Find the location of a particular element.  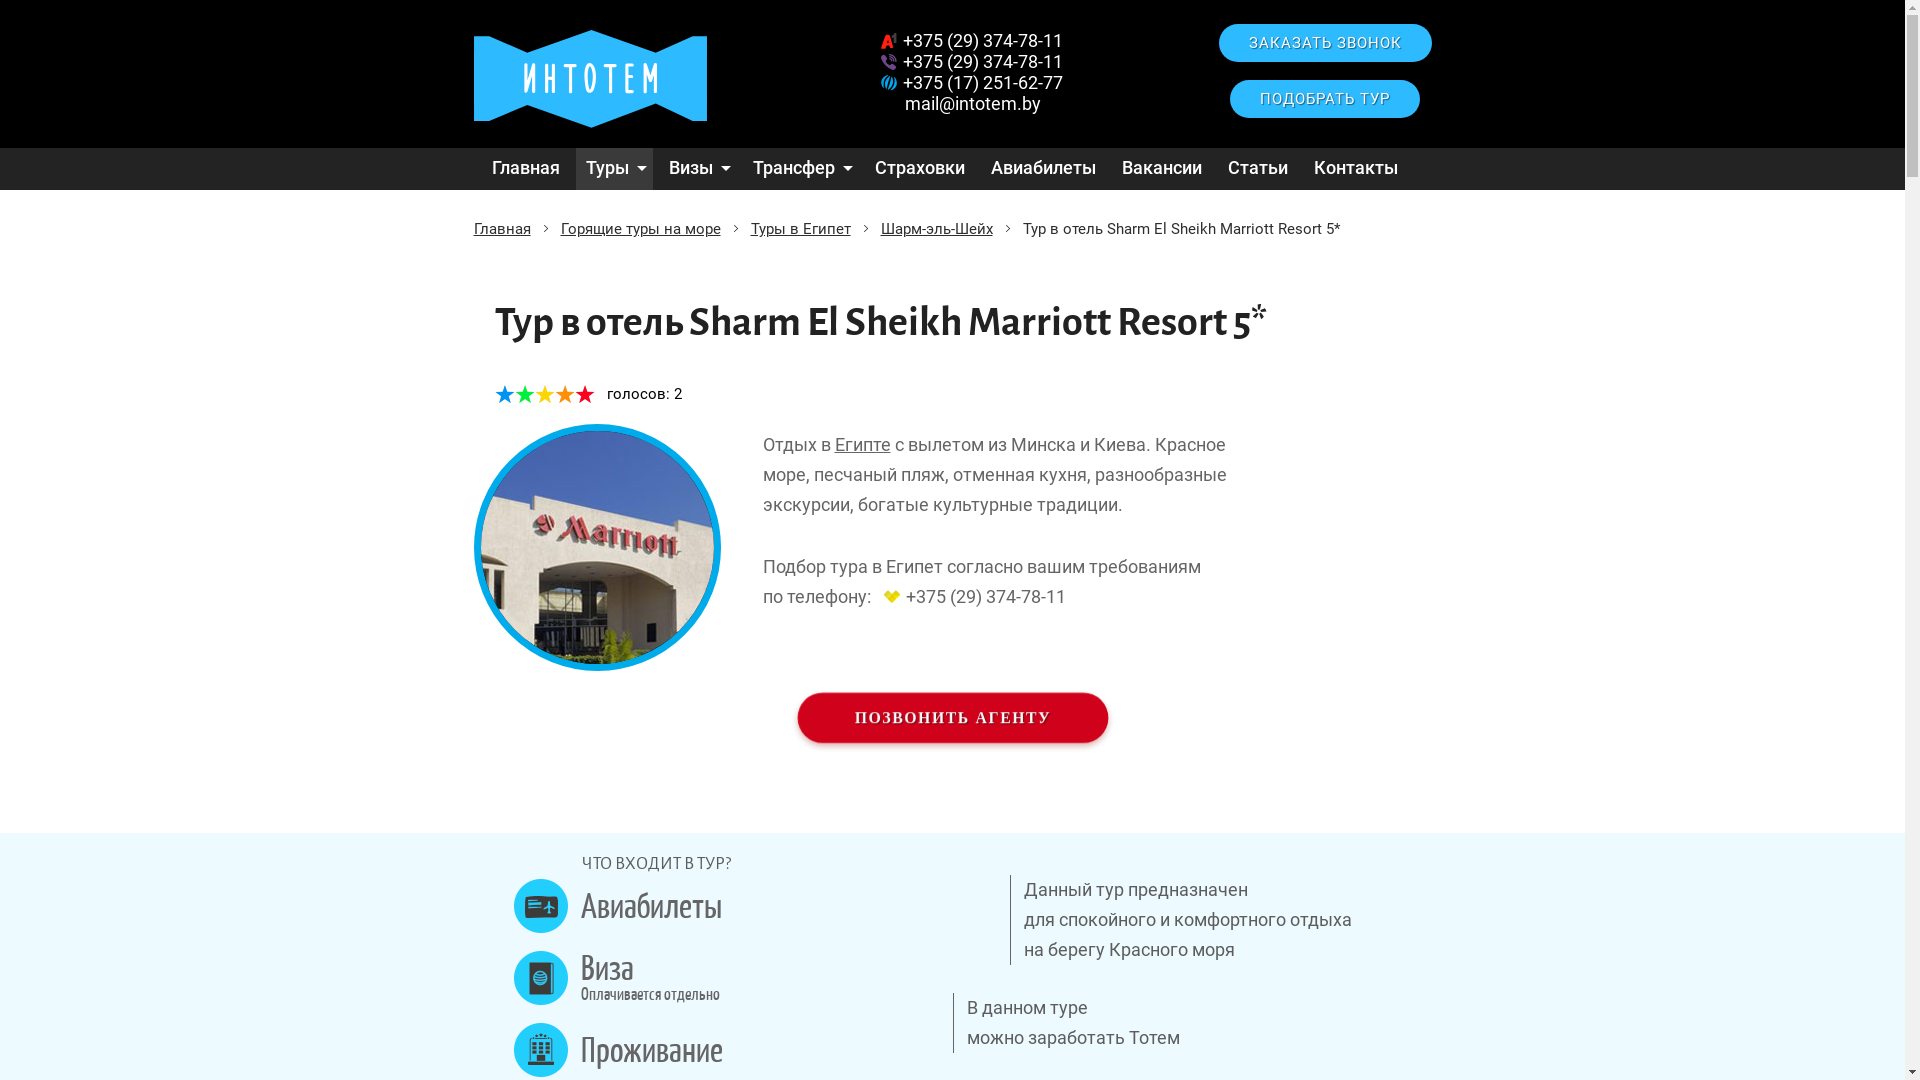

'+375 (29) 374-78-11' is located at coordinates (967, 60).